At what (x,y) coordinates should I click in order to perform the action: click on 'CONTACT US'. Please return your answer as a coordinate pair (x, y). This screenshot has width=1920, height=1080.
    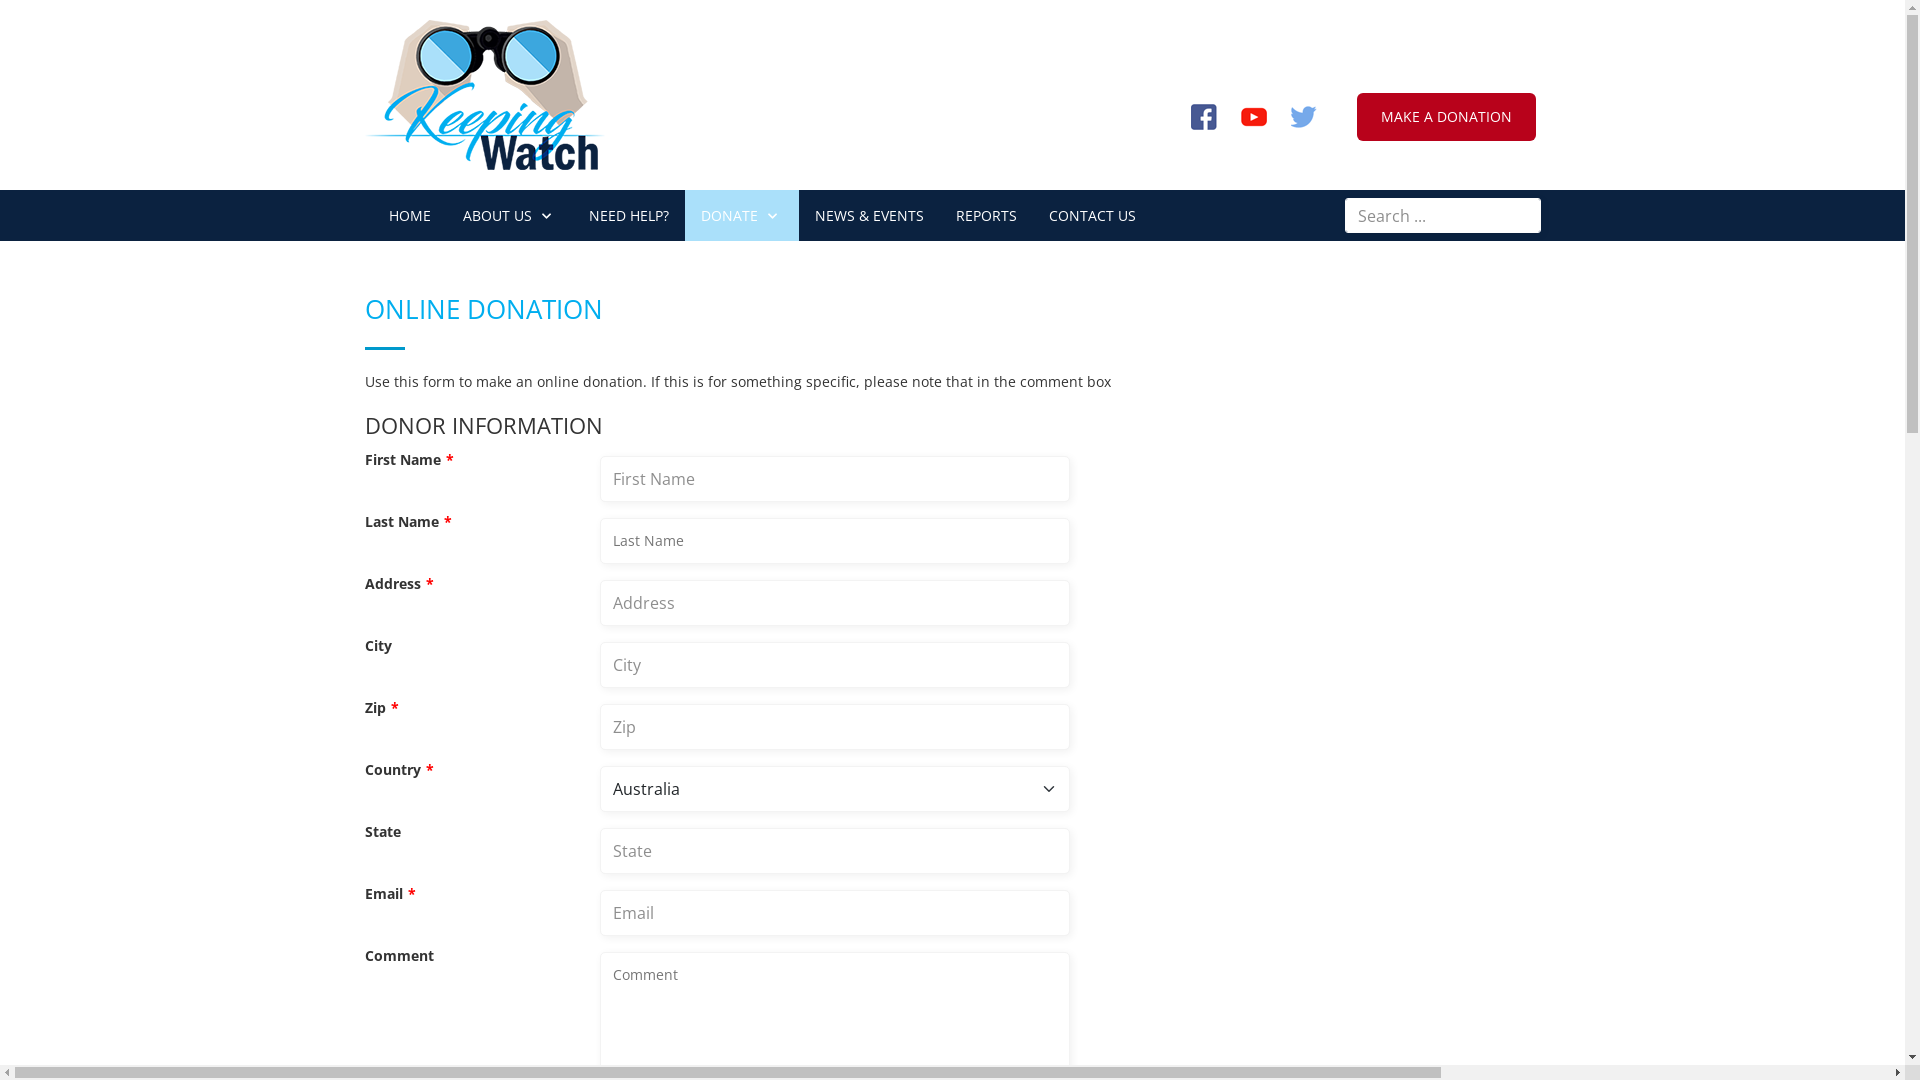
    Looking at the image, I should click on (1090, 215).